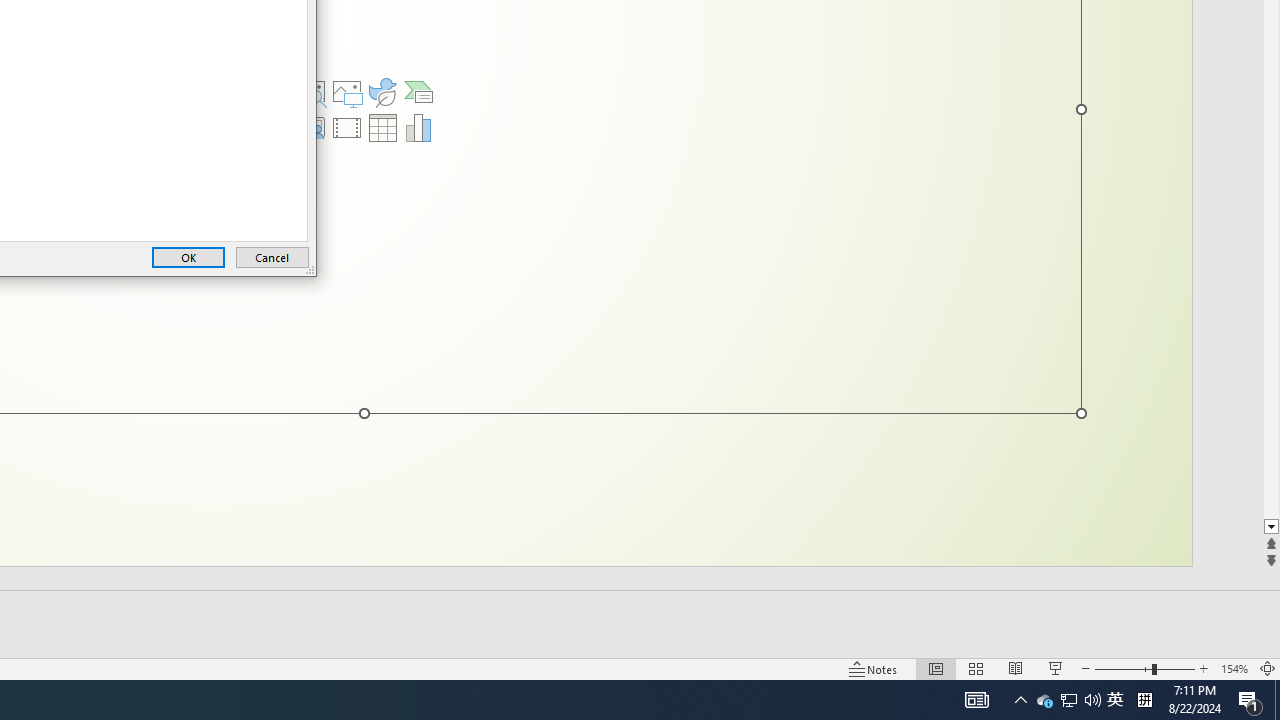 The image size is (1280, 720). I want to click on 'Zoom 154%', so click(1233, 669).